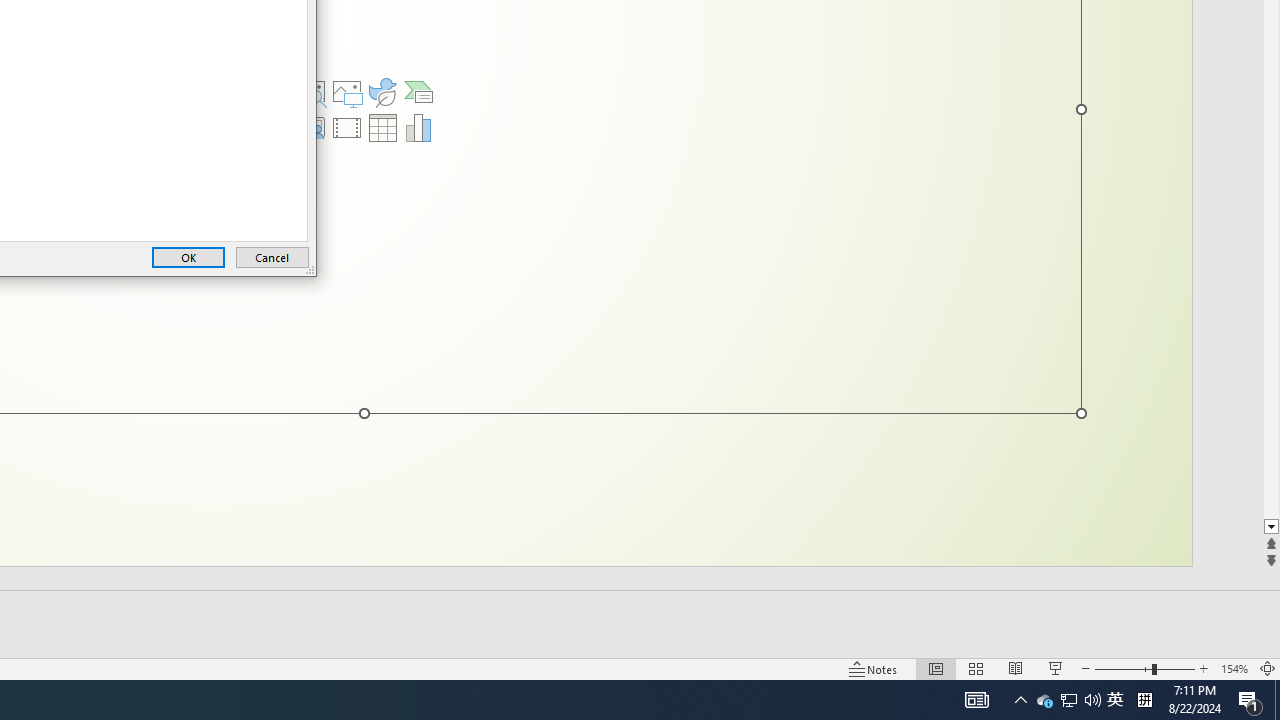 The image size is (1280, 720). I want to click on 'Zoom 154%', so click(1233, 669).